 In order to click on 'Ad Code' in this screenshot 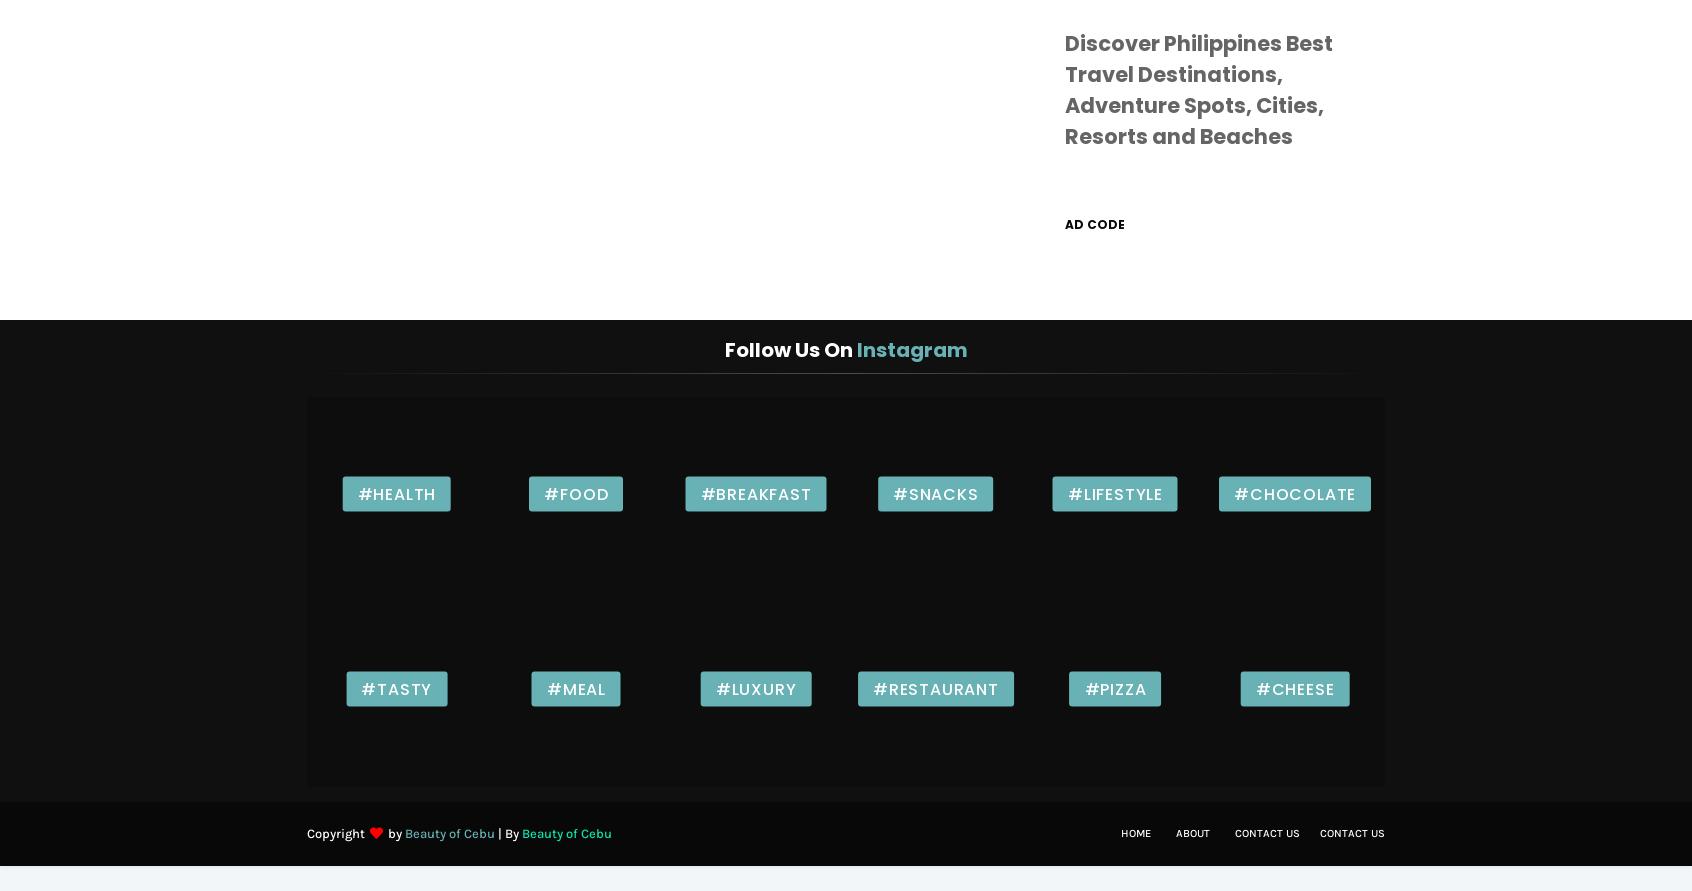, I will do `click(1095, 223)`.